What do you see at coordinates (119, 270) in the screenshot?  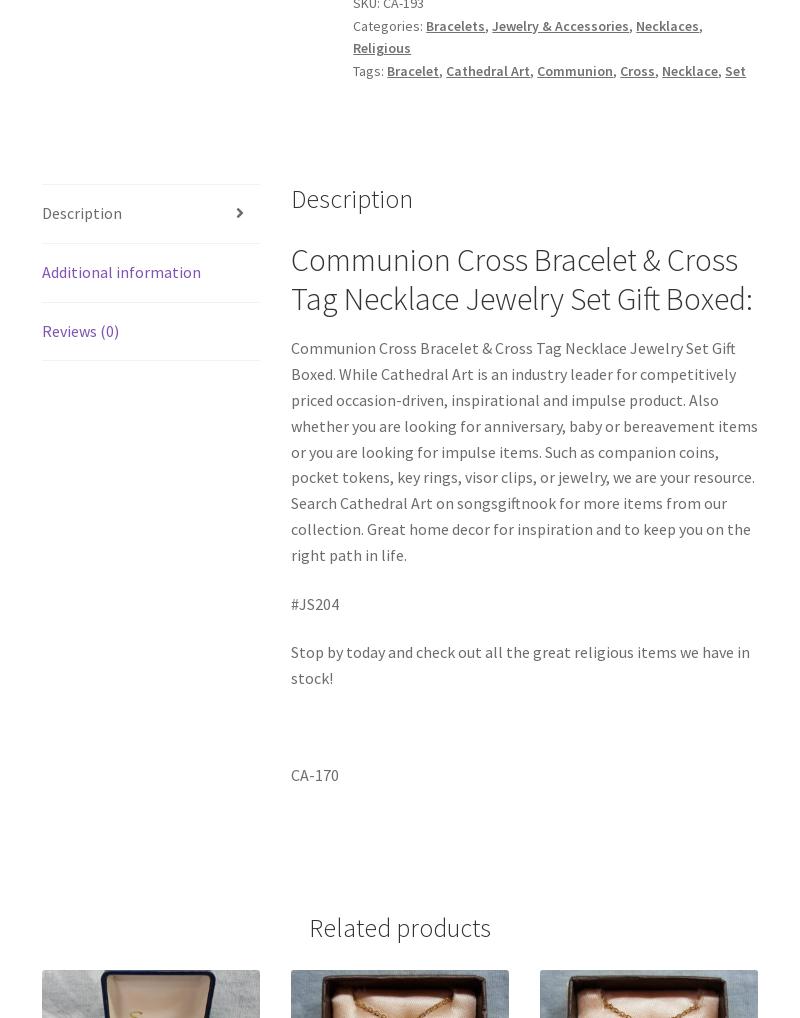 I see `'Additional information'` at bounding box center [119, 270].